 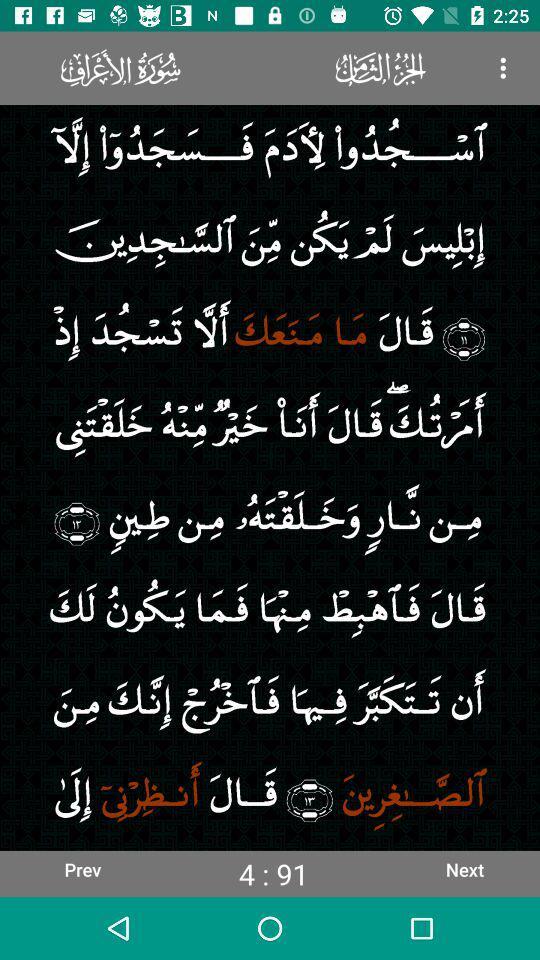 I want to click on the icon to the left of 4 : 91, so click(x=81, y=868).